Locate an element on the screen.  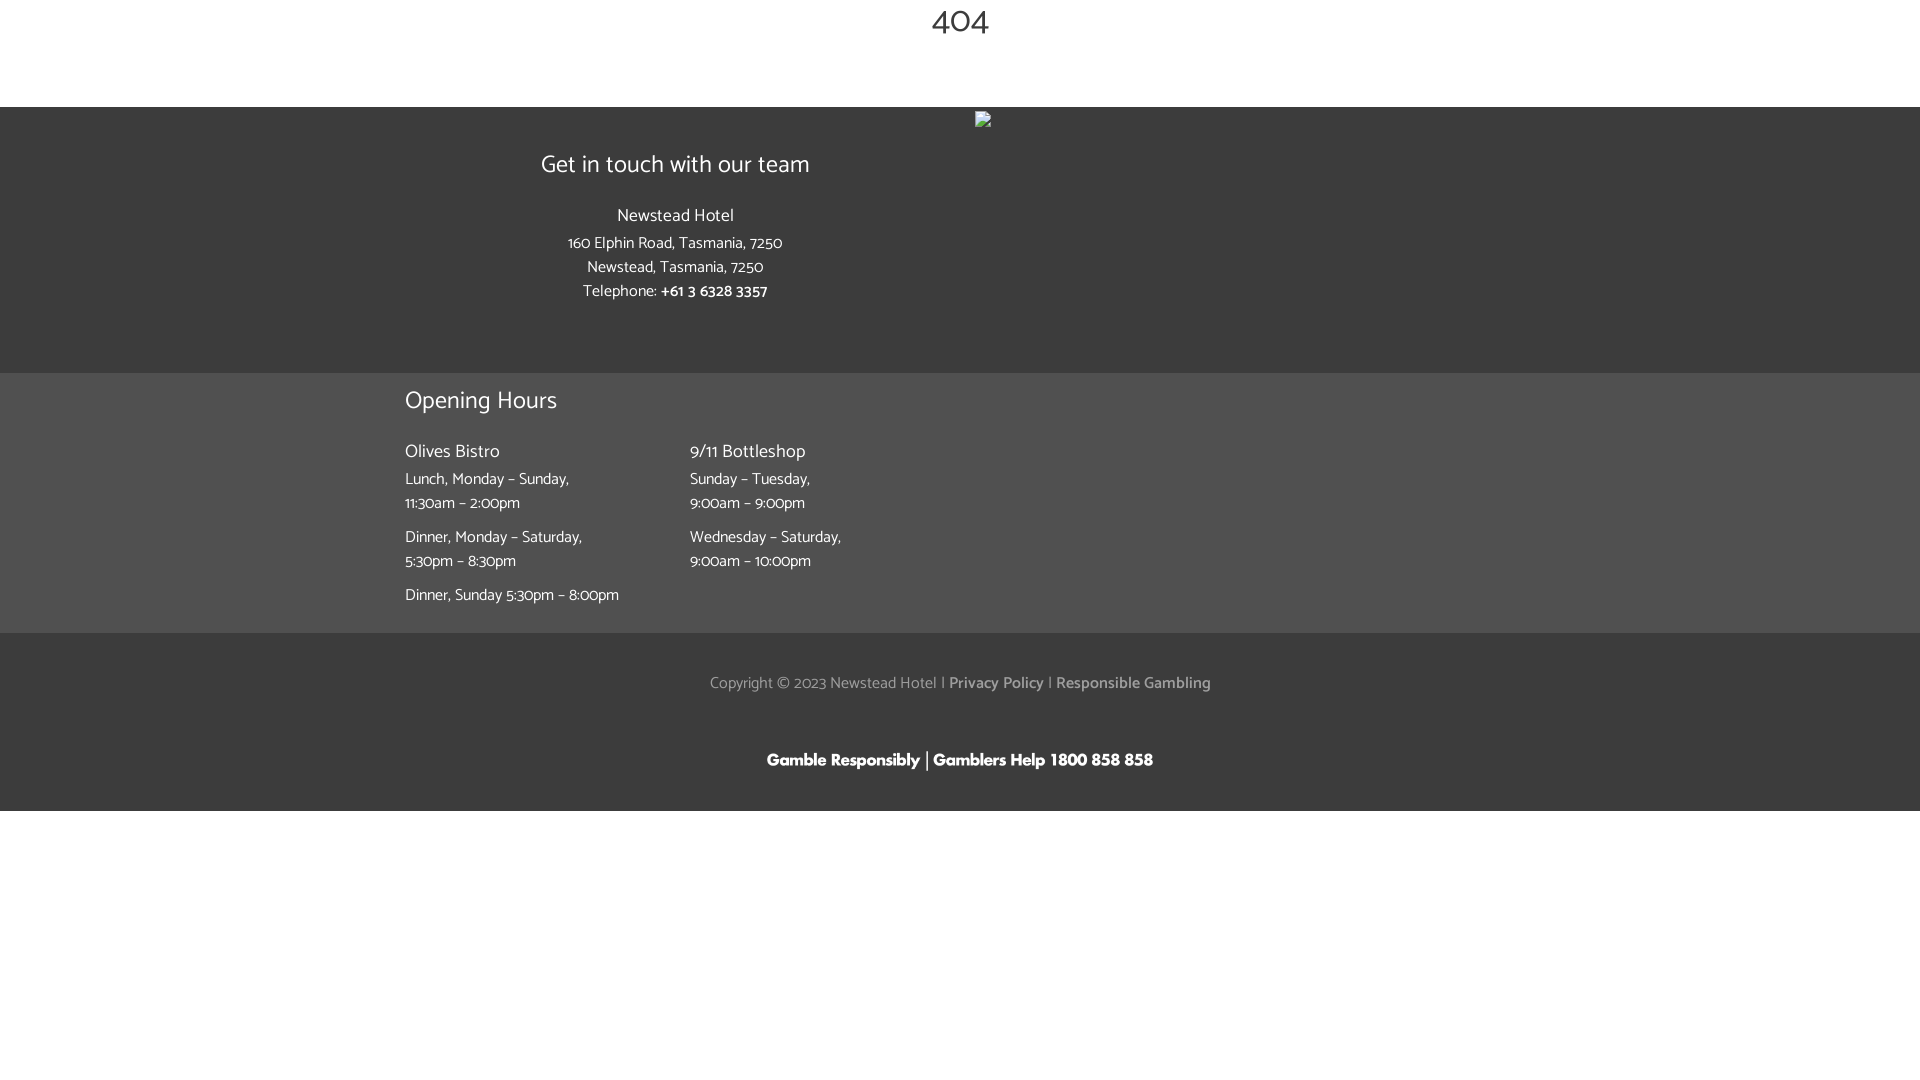
'Responsible Gambling' is located at coordinates (1055, 682).